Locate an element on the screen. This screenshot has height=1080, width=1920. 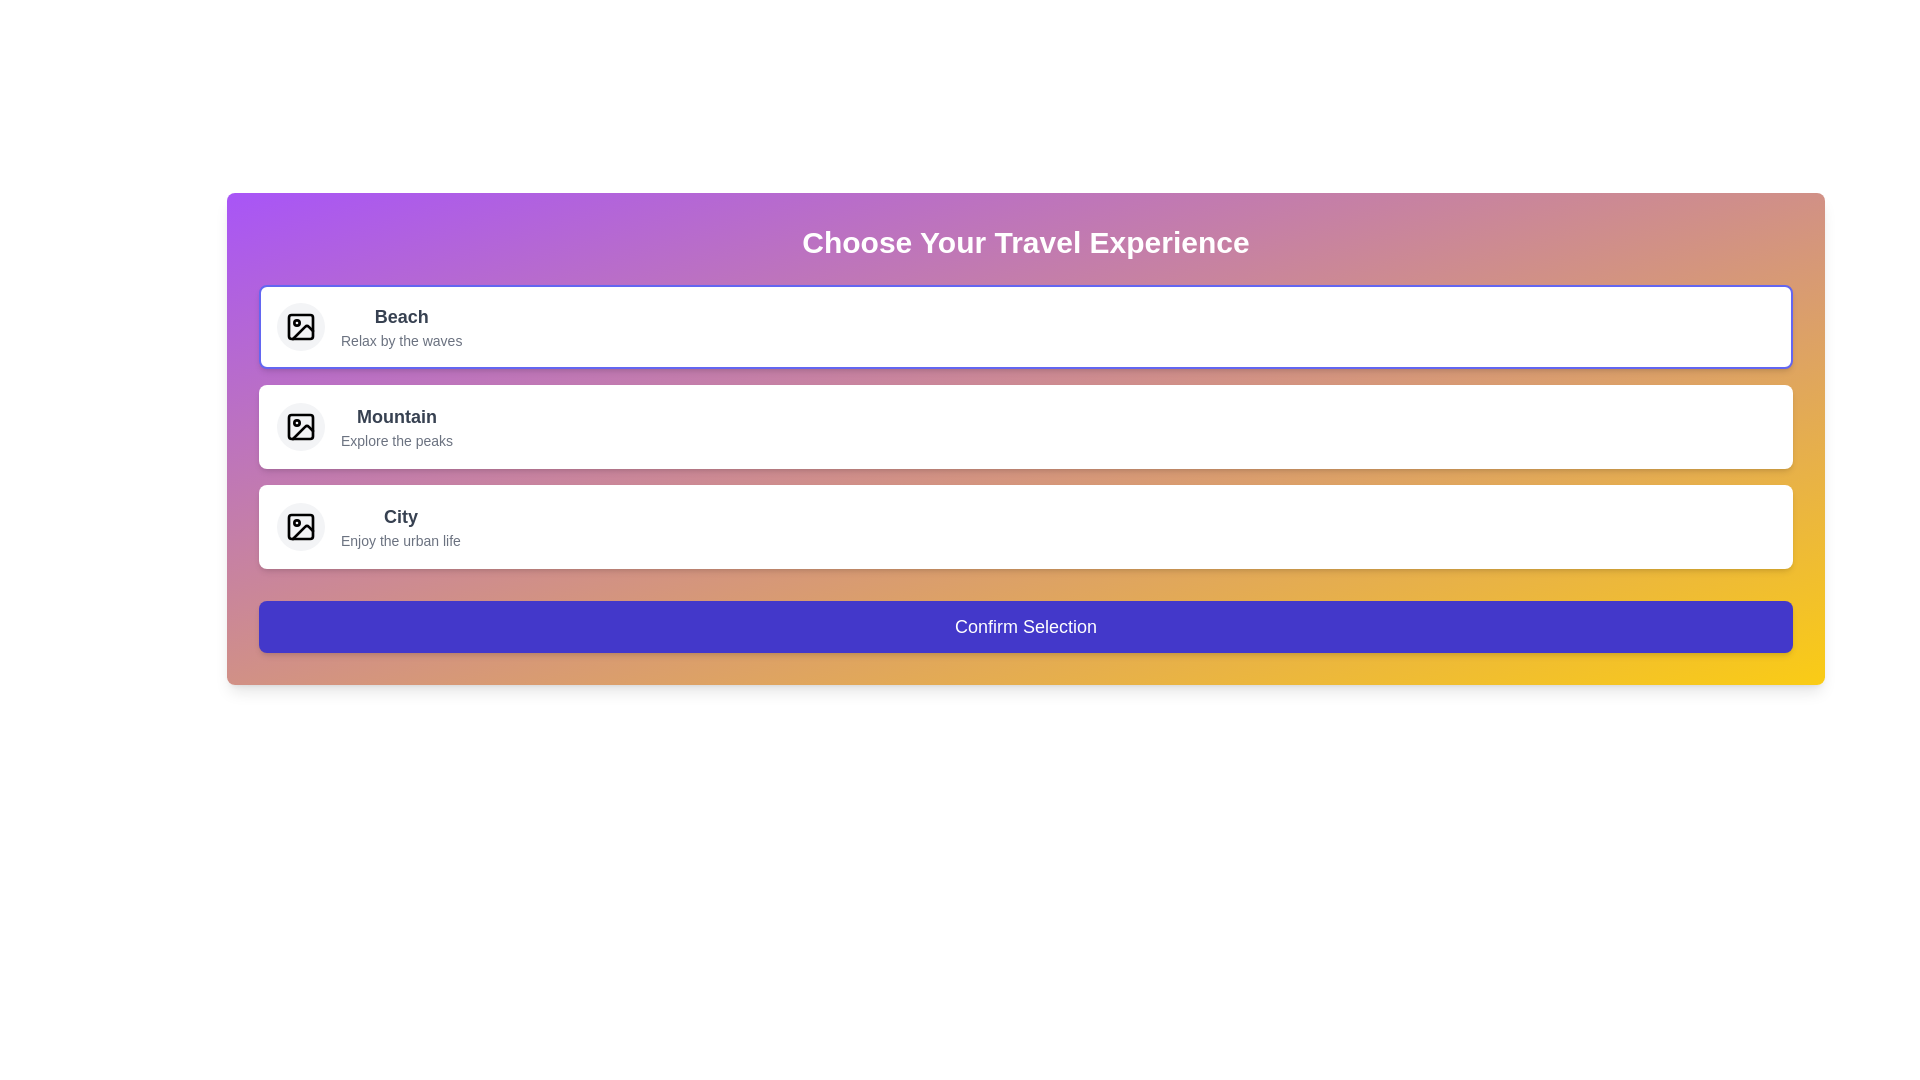
the decorative icon representing the 'Beach' option, located in the top left corner of the first selectable option block labeled 'Beach' is located at coordinates (300, 326).